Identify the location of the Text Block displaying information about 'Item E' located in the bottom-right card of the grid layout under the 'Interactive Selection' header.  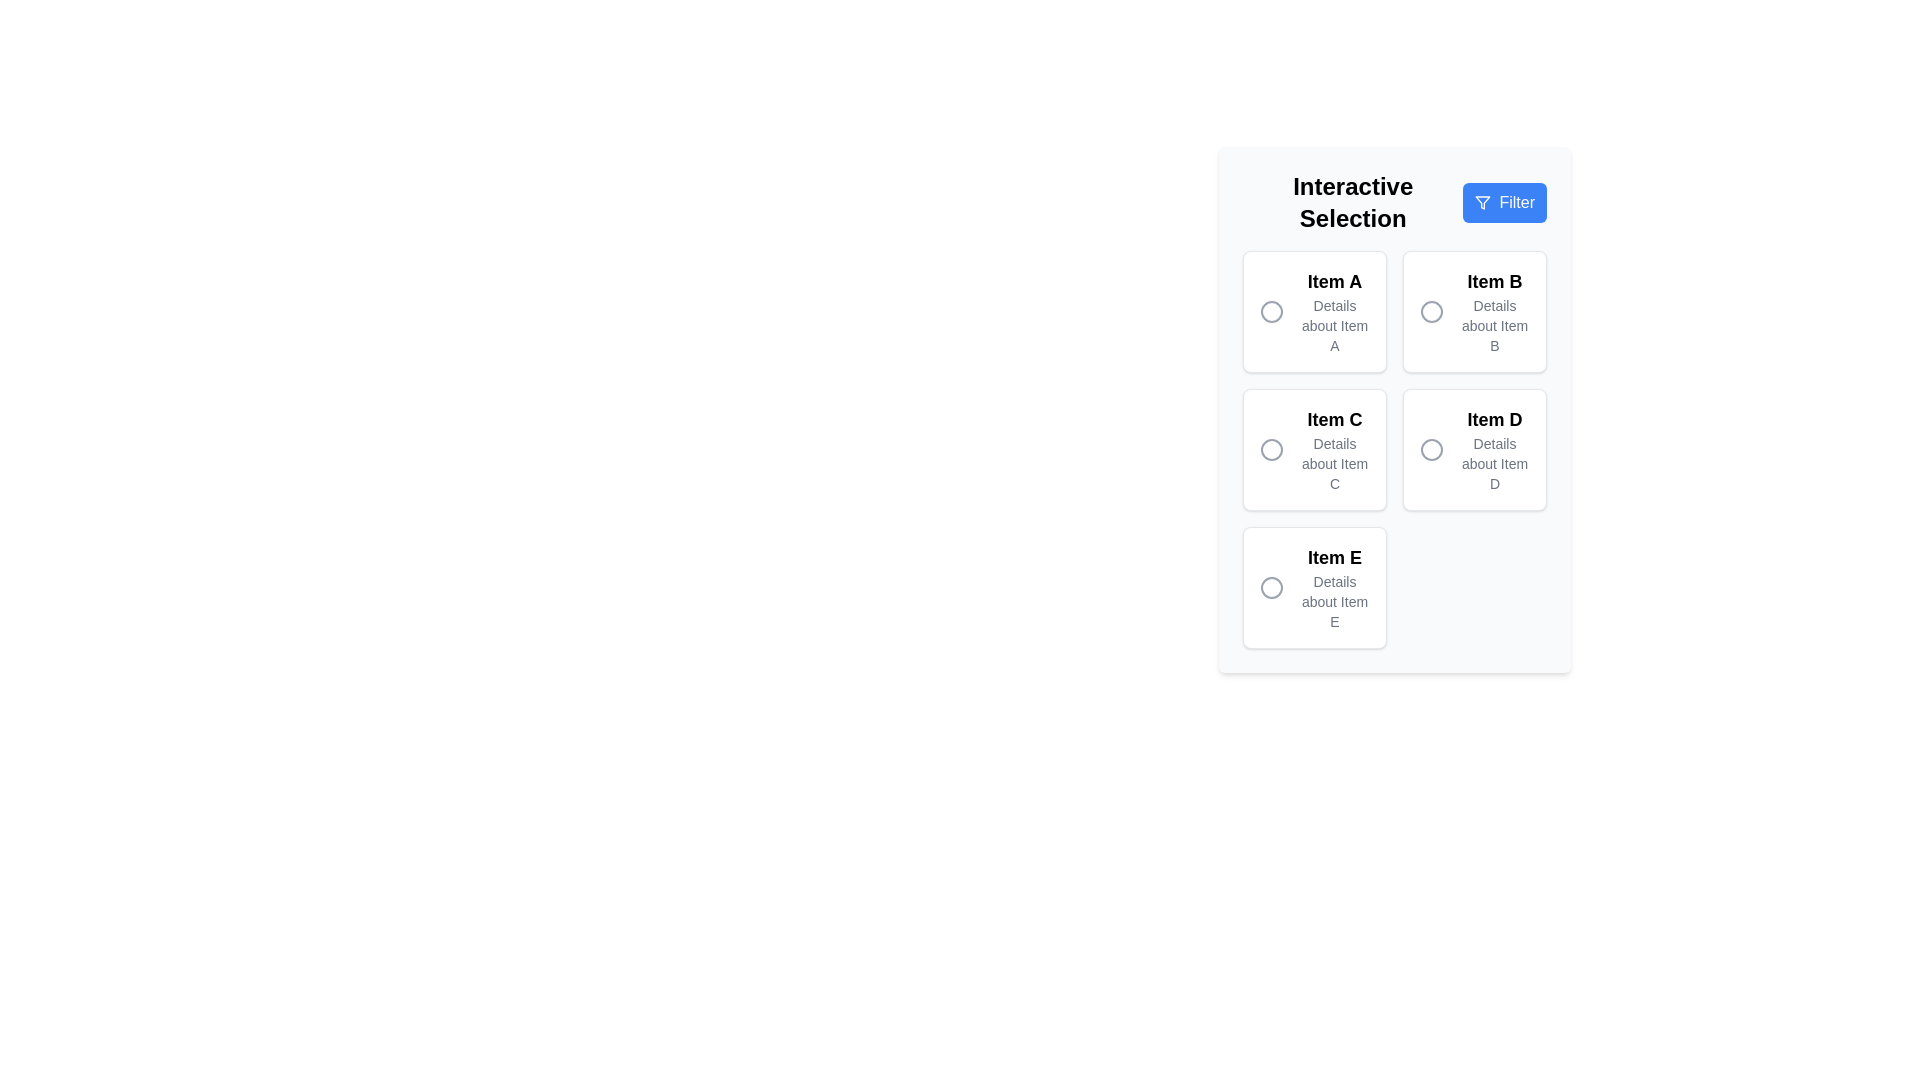
(1334, 586).